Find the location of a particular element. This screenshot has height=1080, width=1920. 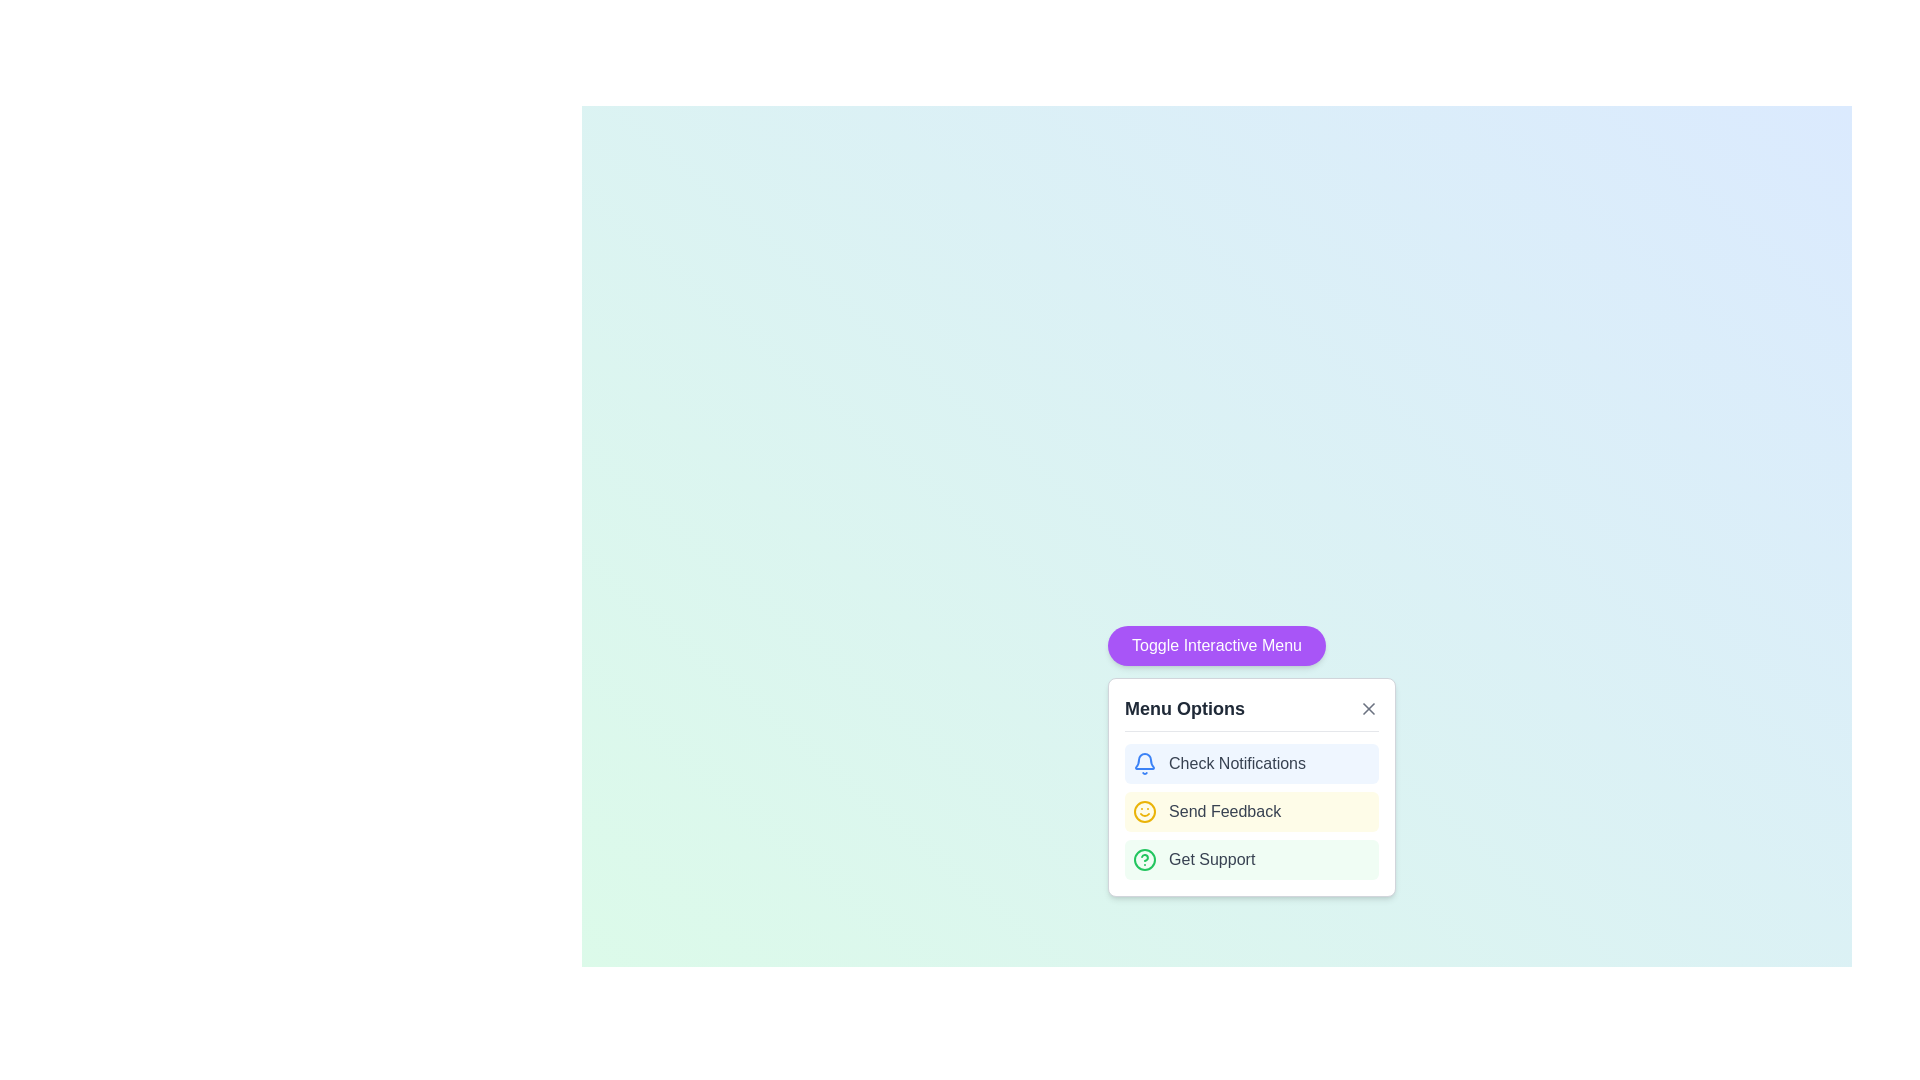

the feedback button located in the middle position of the dropdown panel, which is the second button stacked below 'Check Notifications' and above 'Get Support' is located at coordinates (1251, 812).